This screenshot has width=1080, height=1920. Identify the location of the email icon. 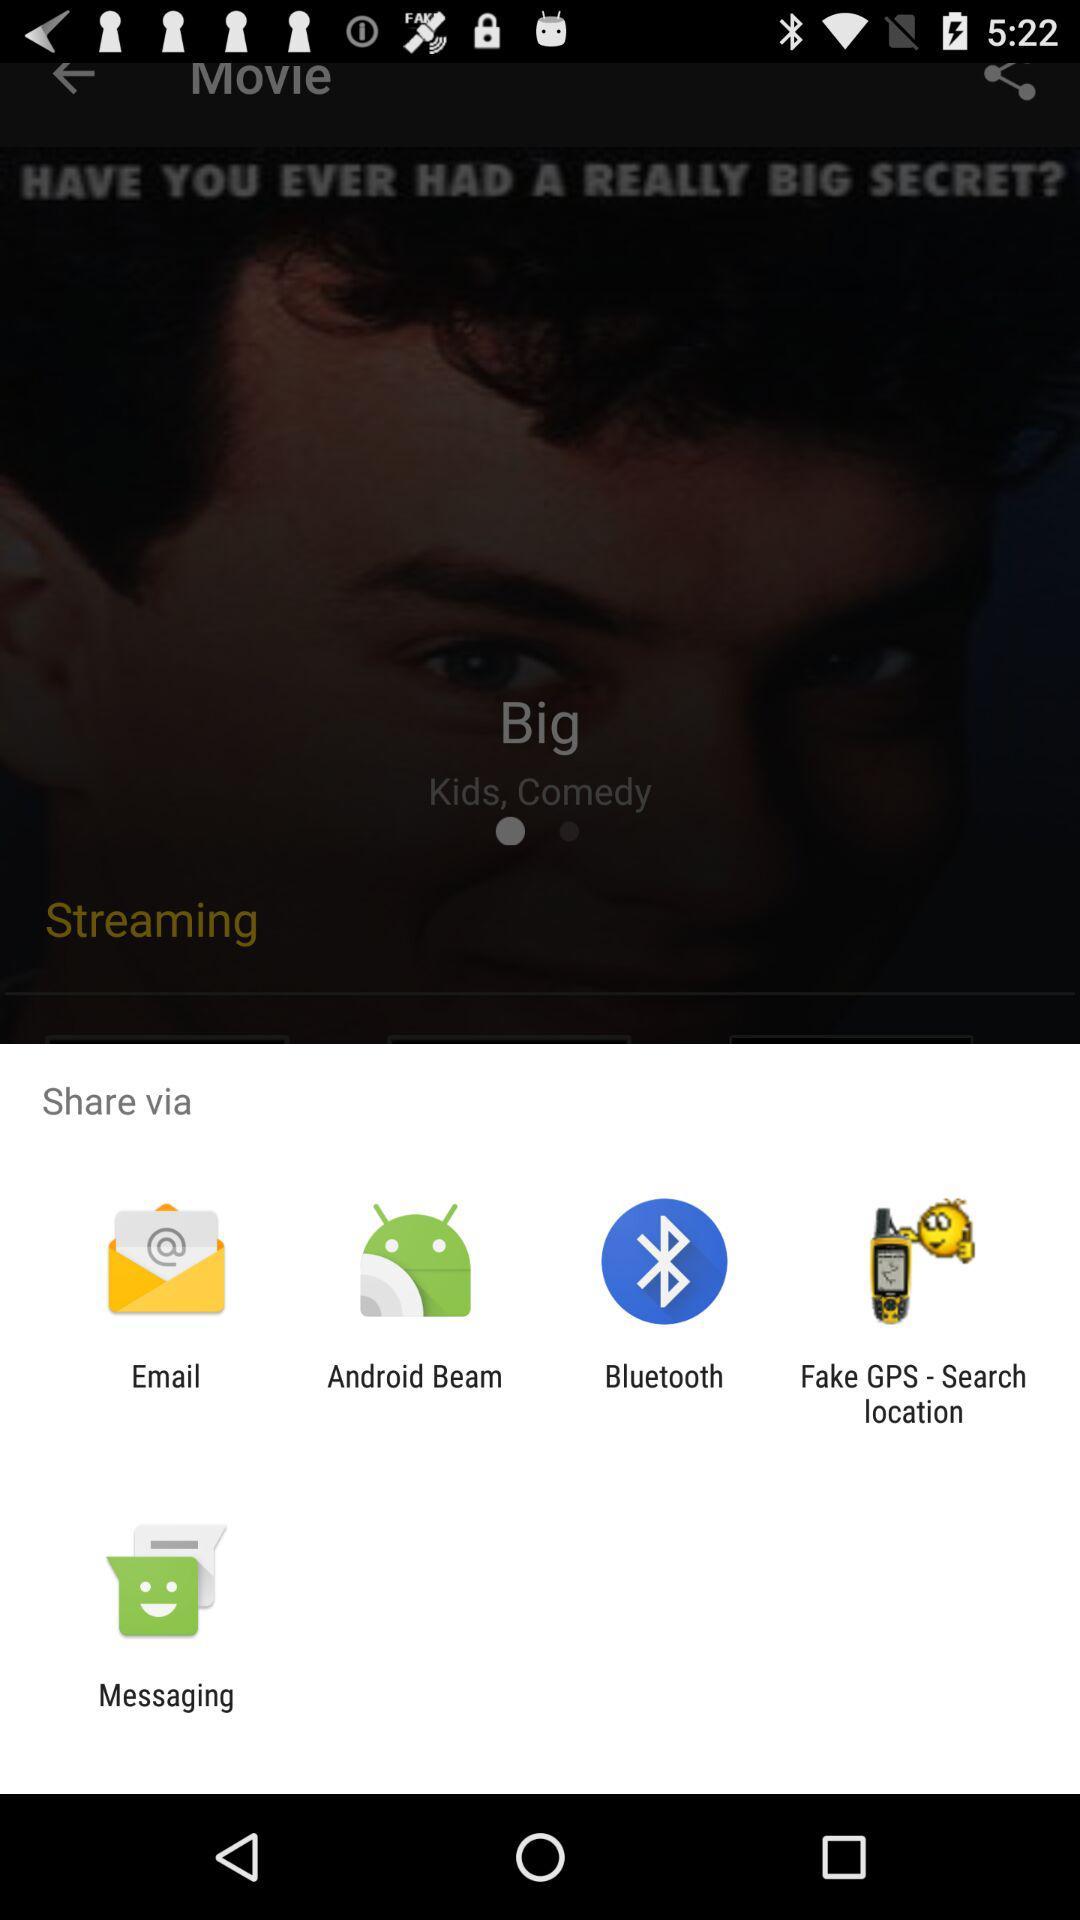
(165, 1392).